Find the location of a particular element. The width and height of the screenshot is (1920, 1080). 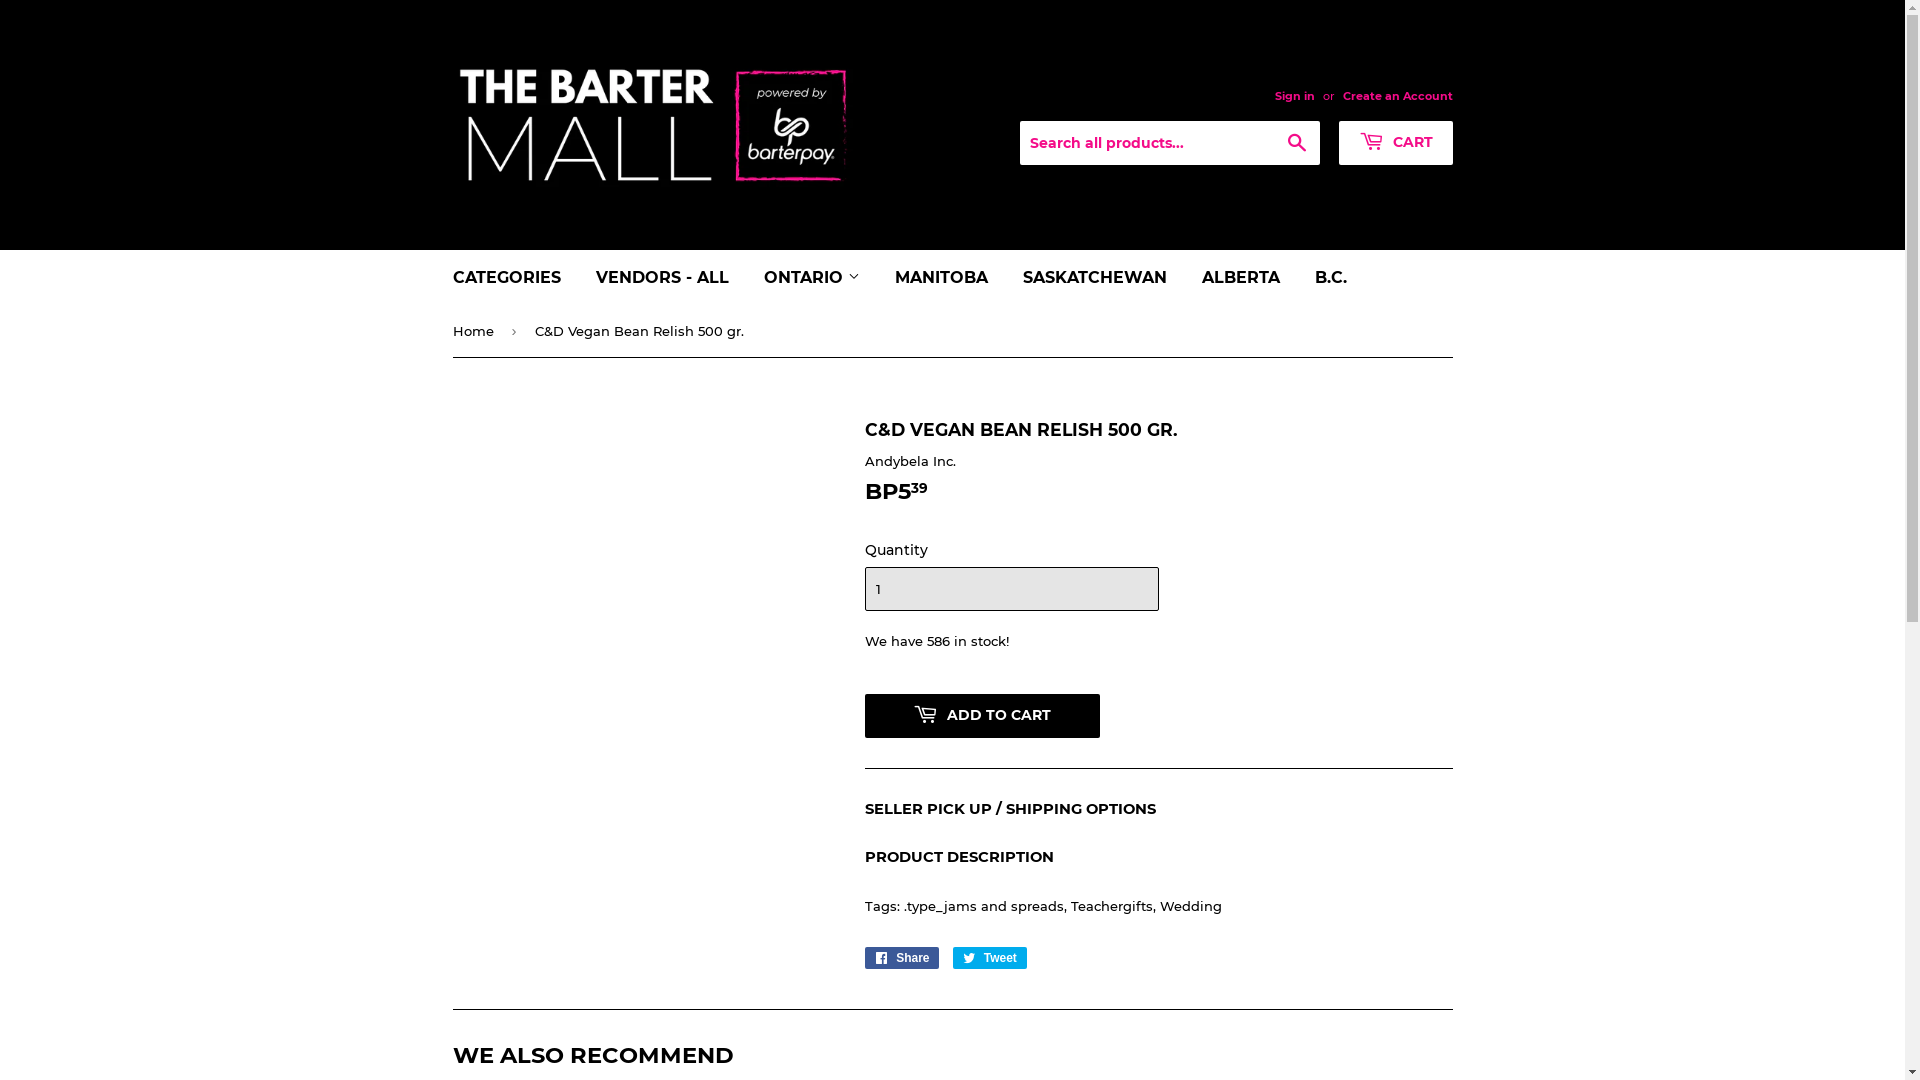

'MANITOBA' is located at coordinates (940, 277).